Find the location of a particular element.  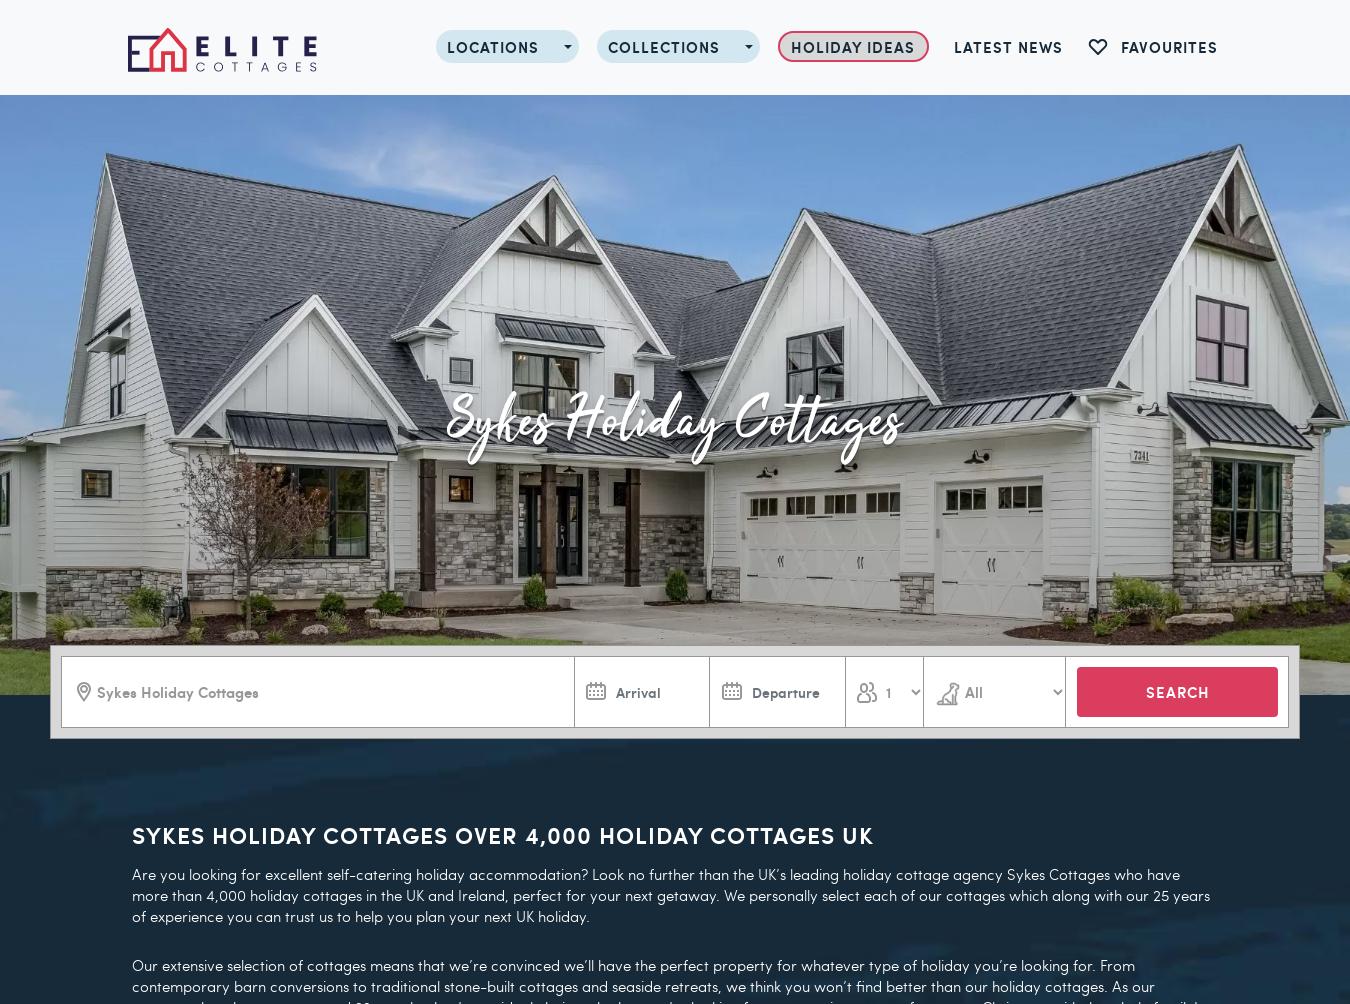

'Bedrooms
                                4' is located at coordinates (502, 567).